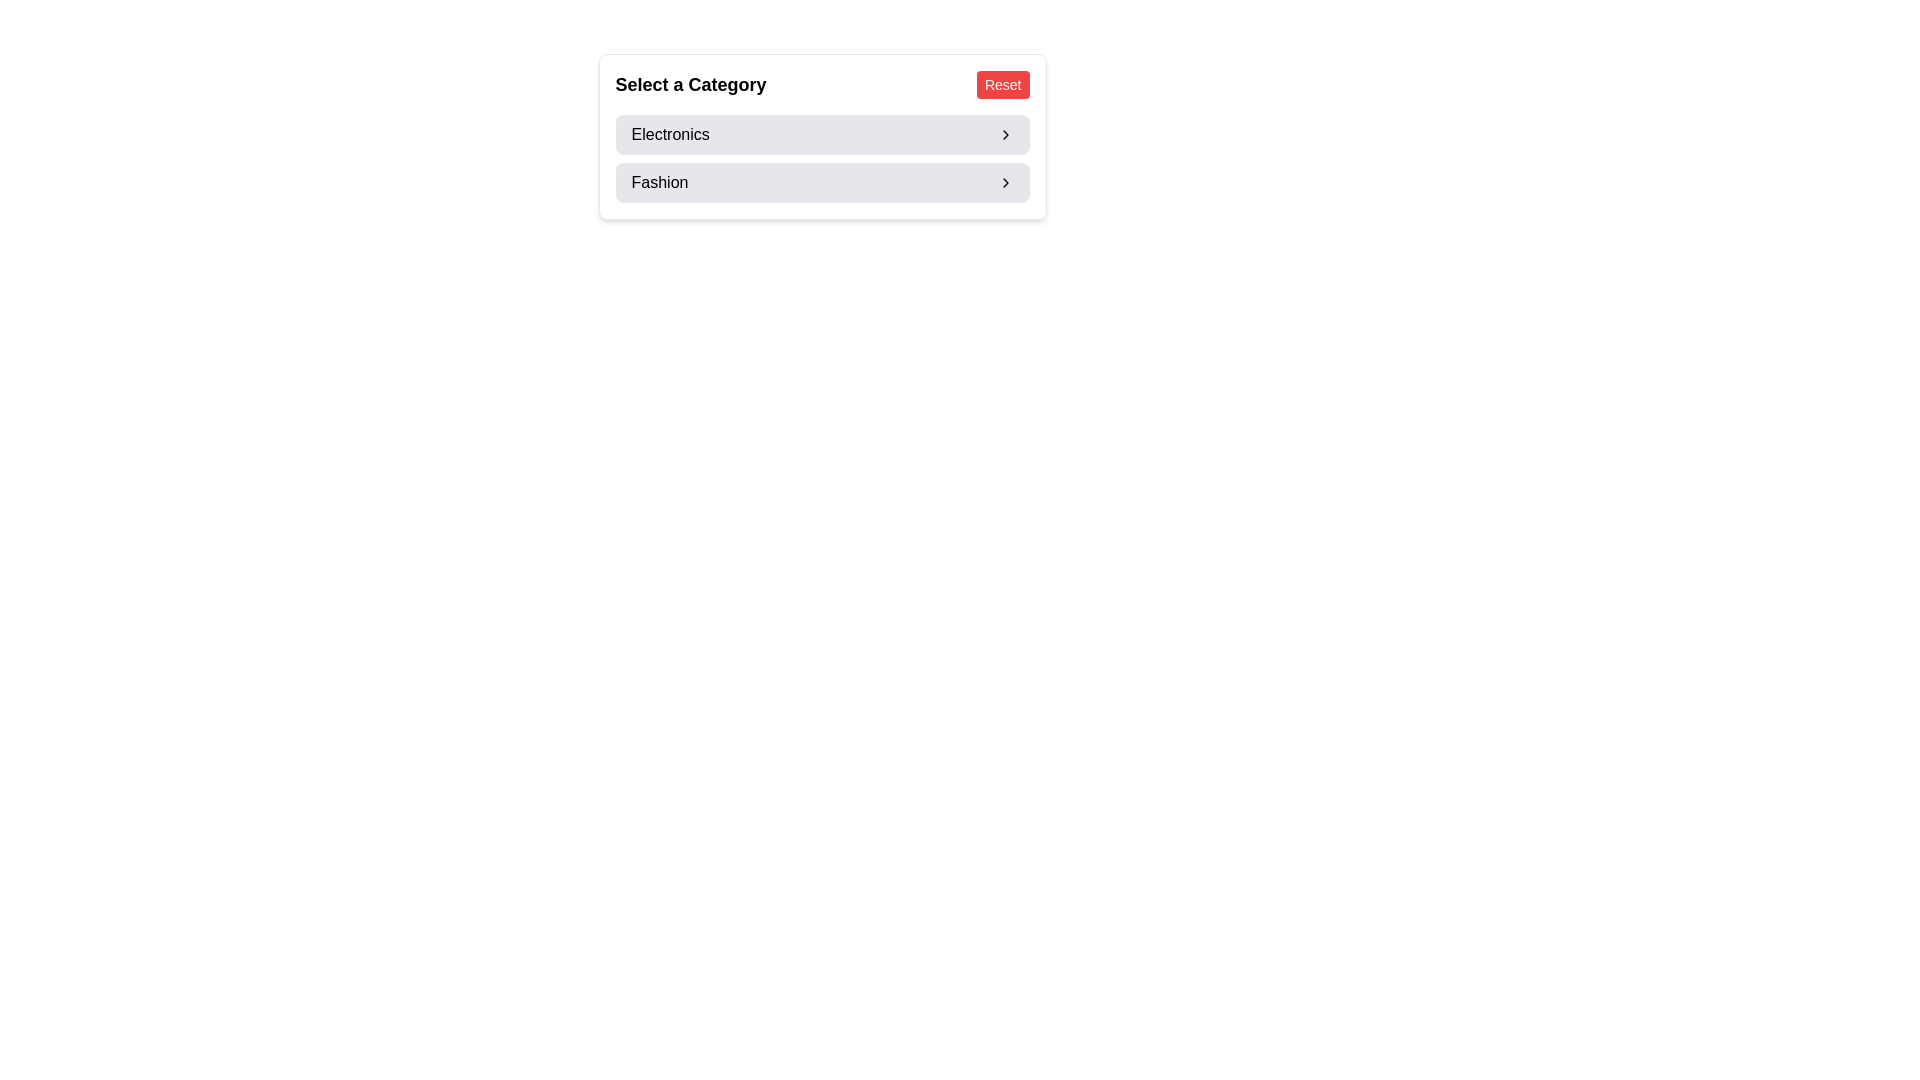  I want to click on the 'Fashion' button, so click(822, 182).